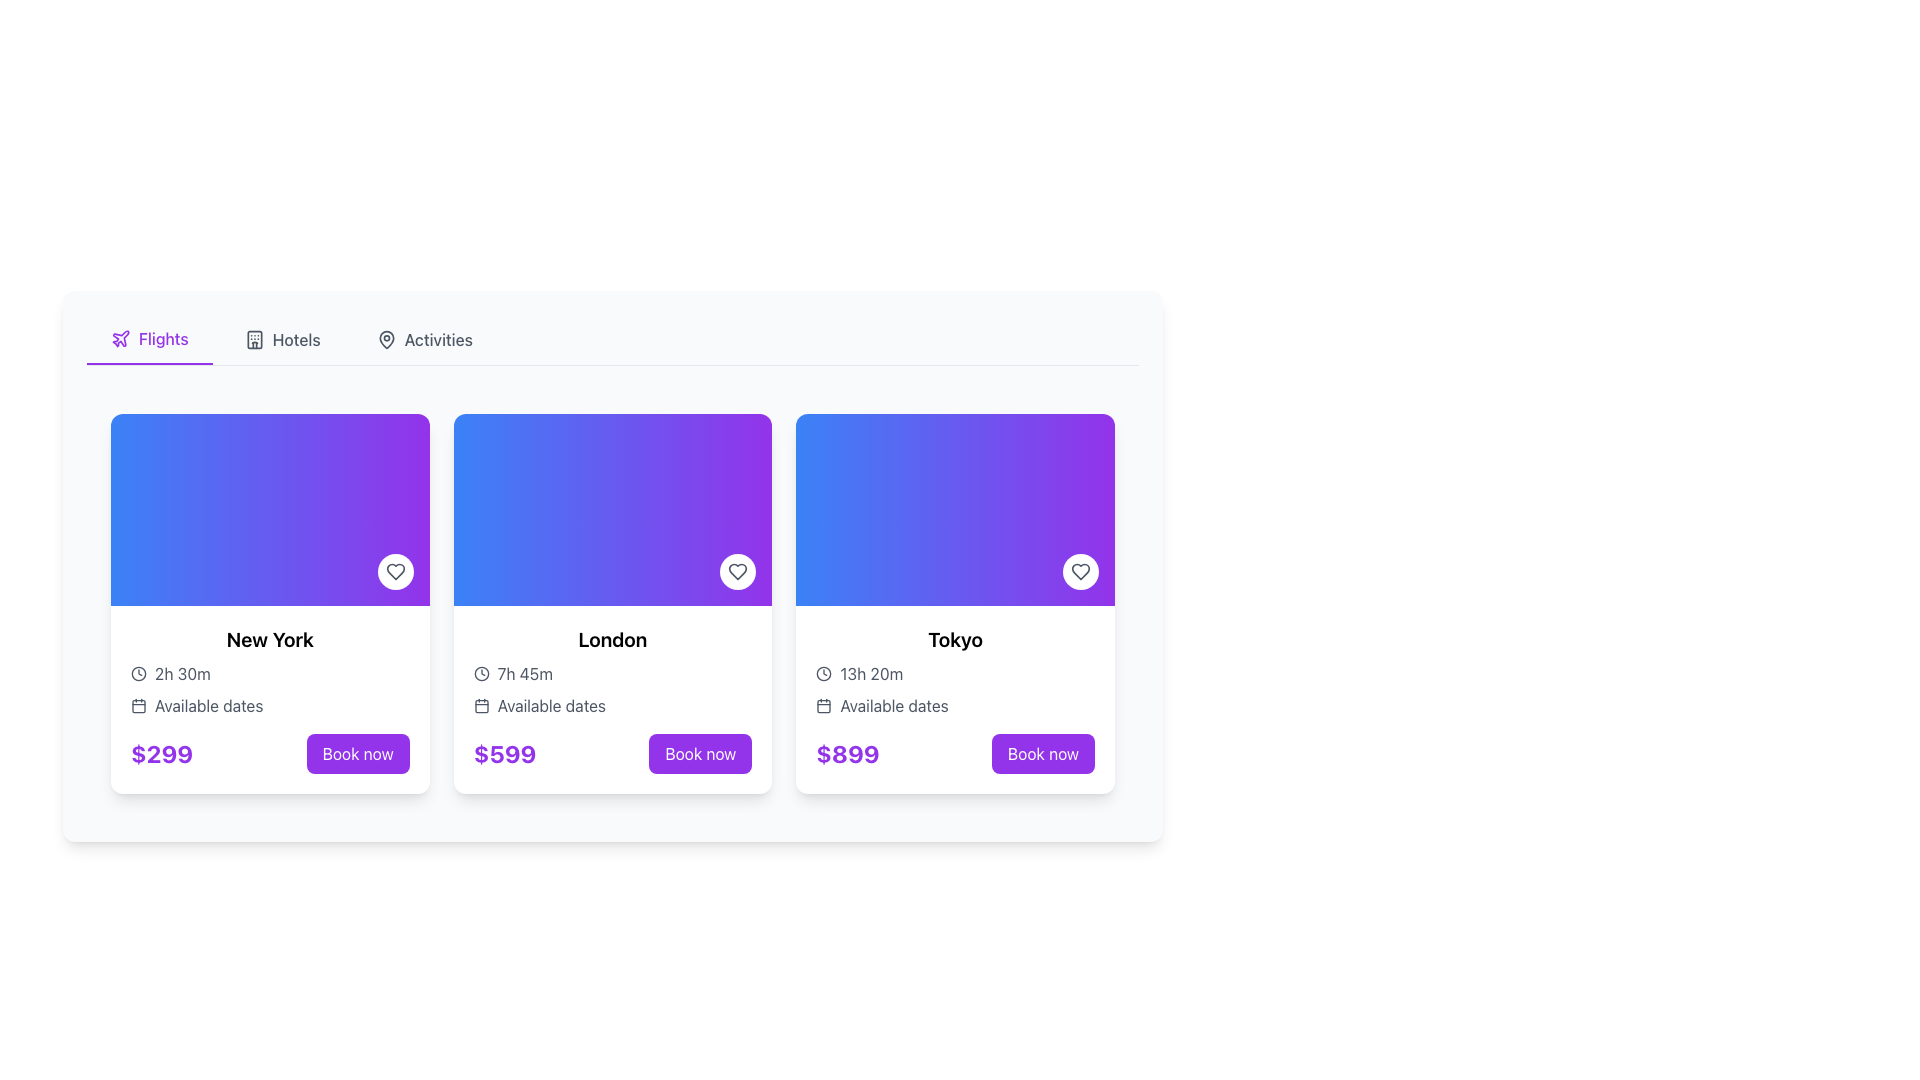 This screenshot has height=1080, width=1920. What do you see at coordinates (612, 640) in the screenshot?
I see `text content of the Heading element labeled 'London', which is located at the top of the second card in the center panel` at bounding box center [612, 640].